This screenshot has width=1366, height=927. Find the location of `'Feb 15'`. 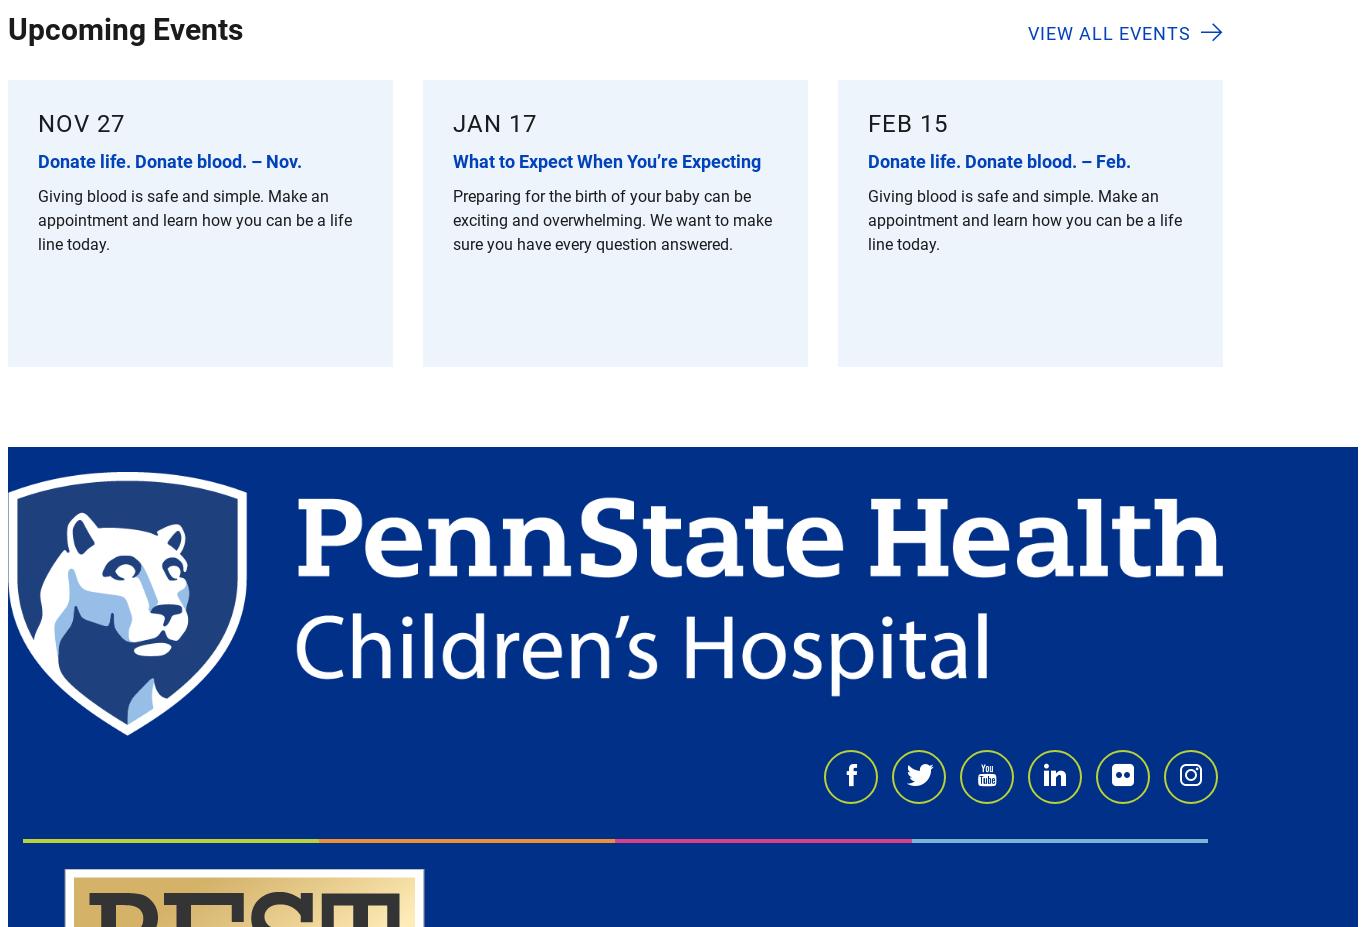

'Feb 15' is located at coordinates (906, 123).